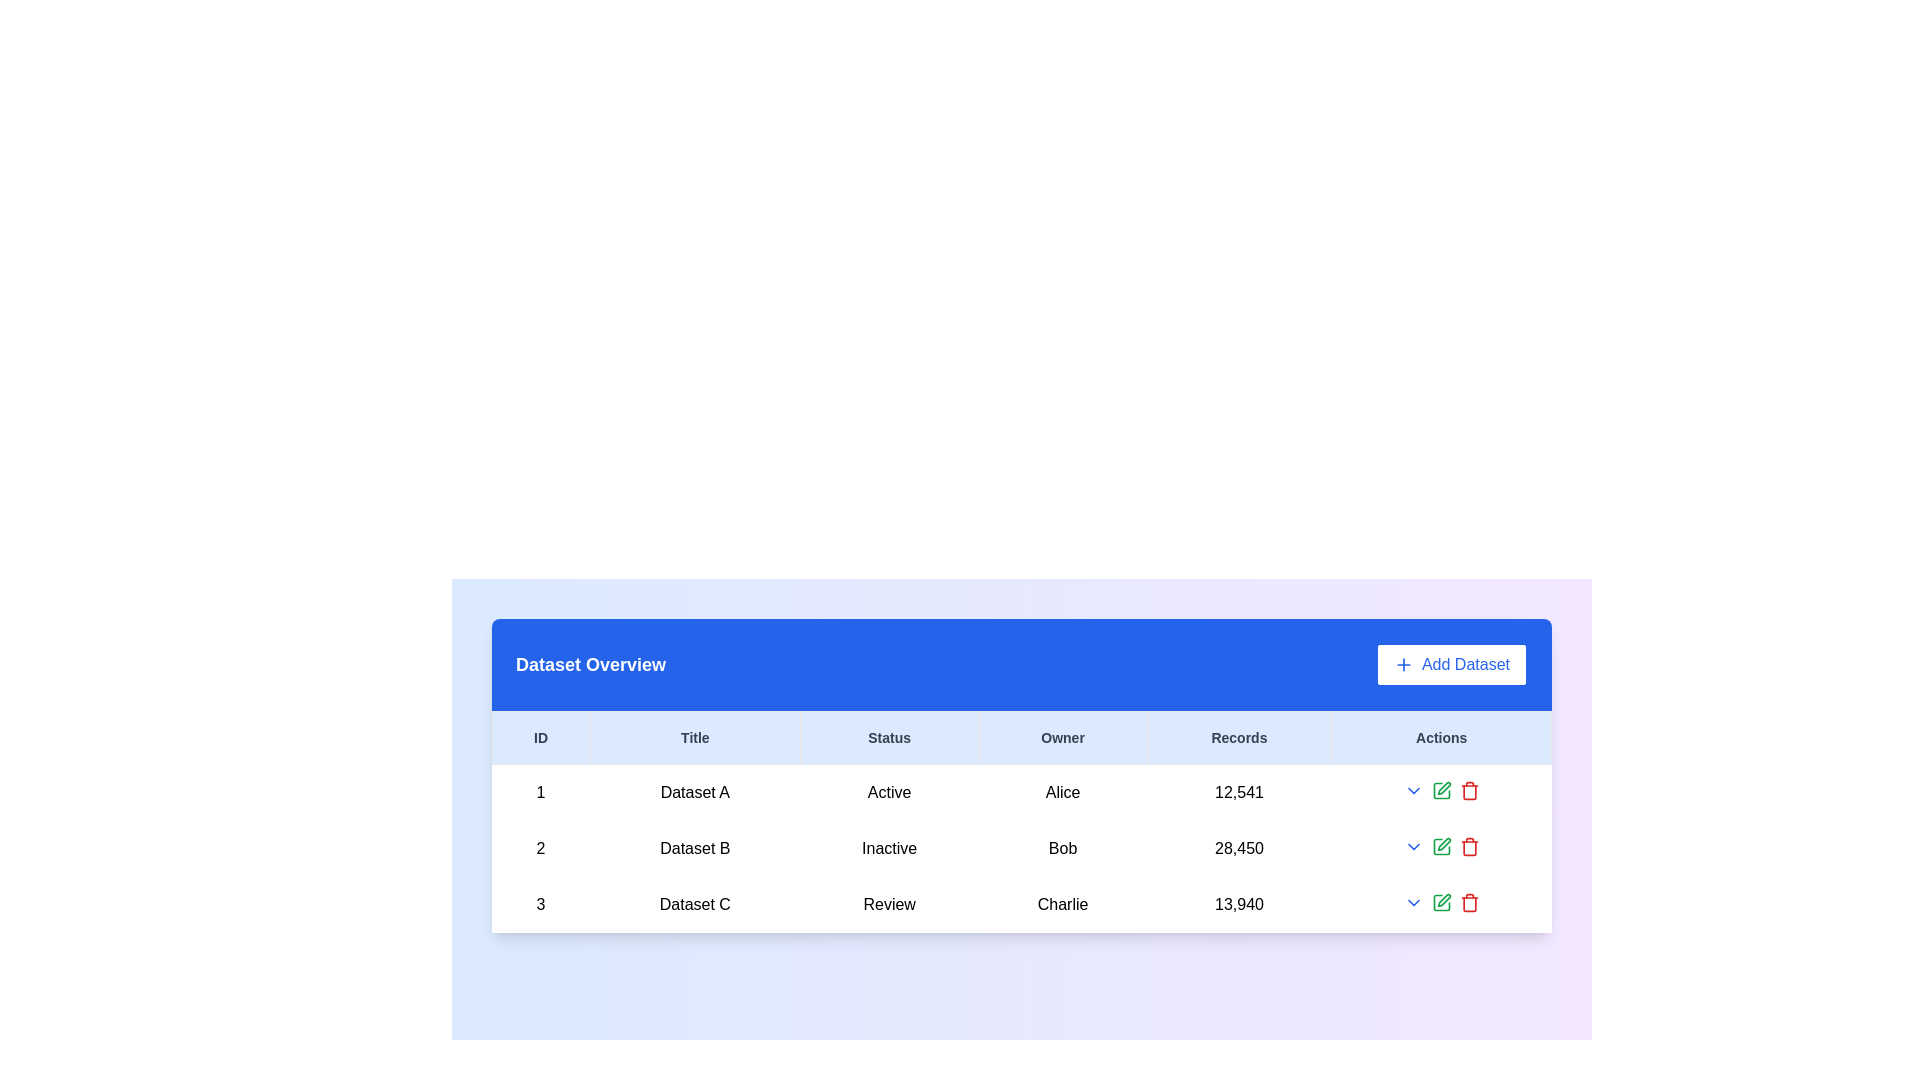 The image size is (1920, 1080). Describe the element at coordinates (695, 848) in the screenshot. I see `the Table Cell Text located in the second row under the 'Title' column of the 'Dataset Overview' table` at that location.